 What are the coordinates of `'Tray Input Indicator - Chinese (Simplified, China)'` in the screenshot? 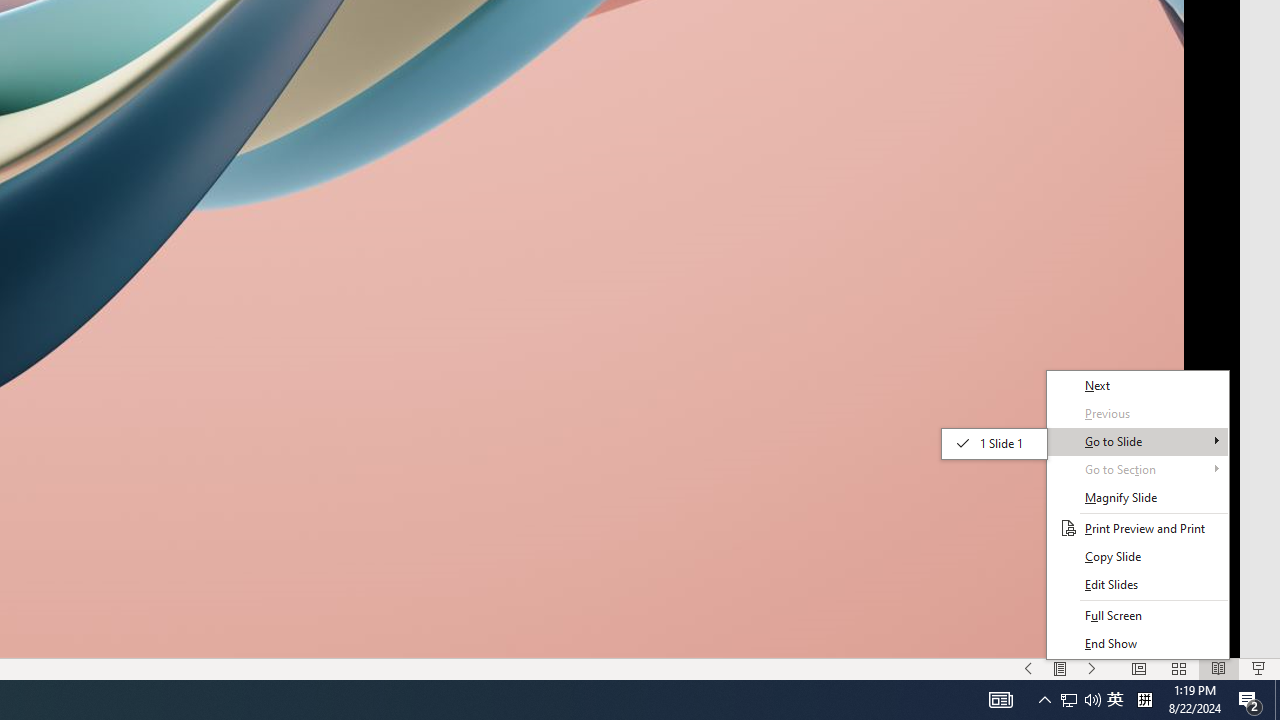 It's located at (1144, 698).